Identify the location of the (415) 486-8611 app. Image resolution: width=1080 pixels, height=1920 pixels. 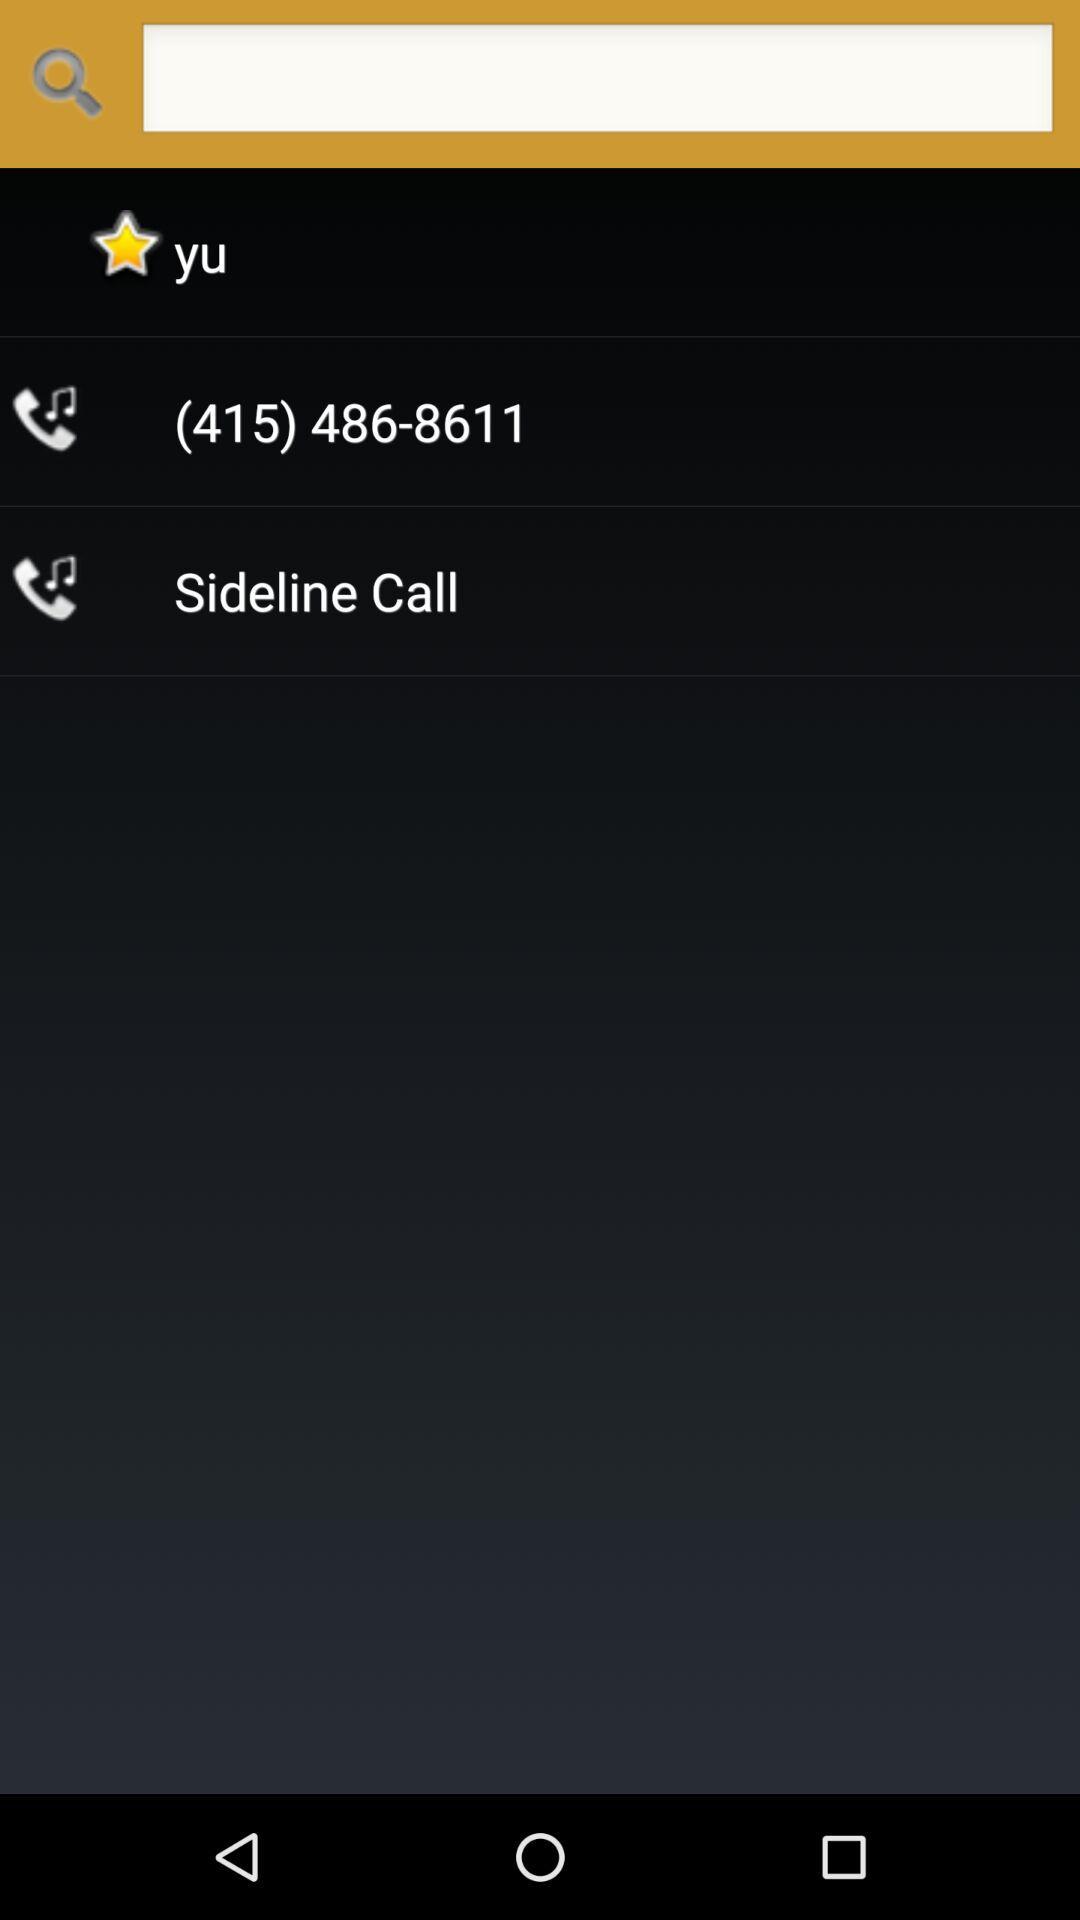
(350, 420).